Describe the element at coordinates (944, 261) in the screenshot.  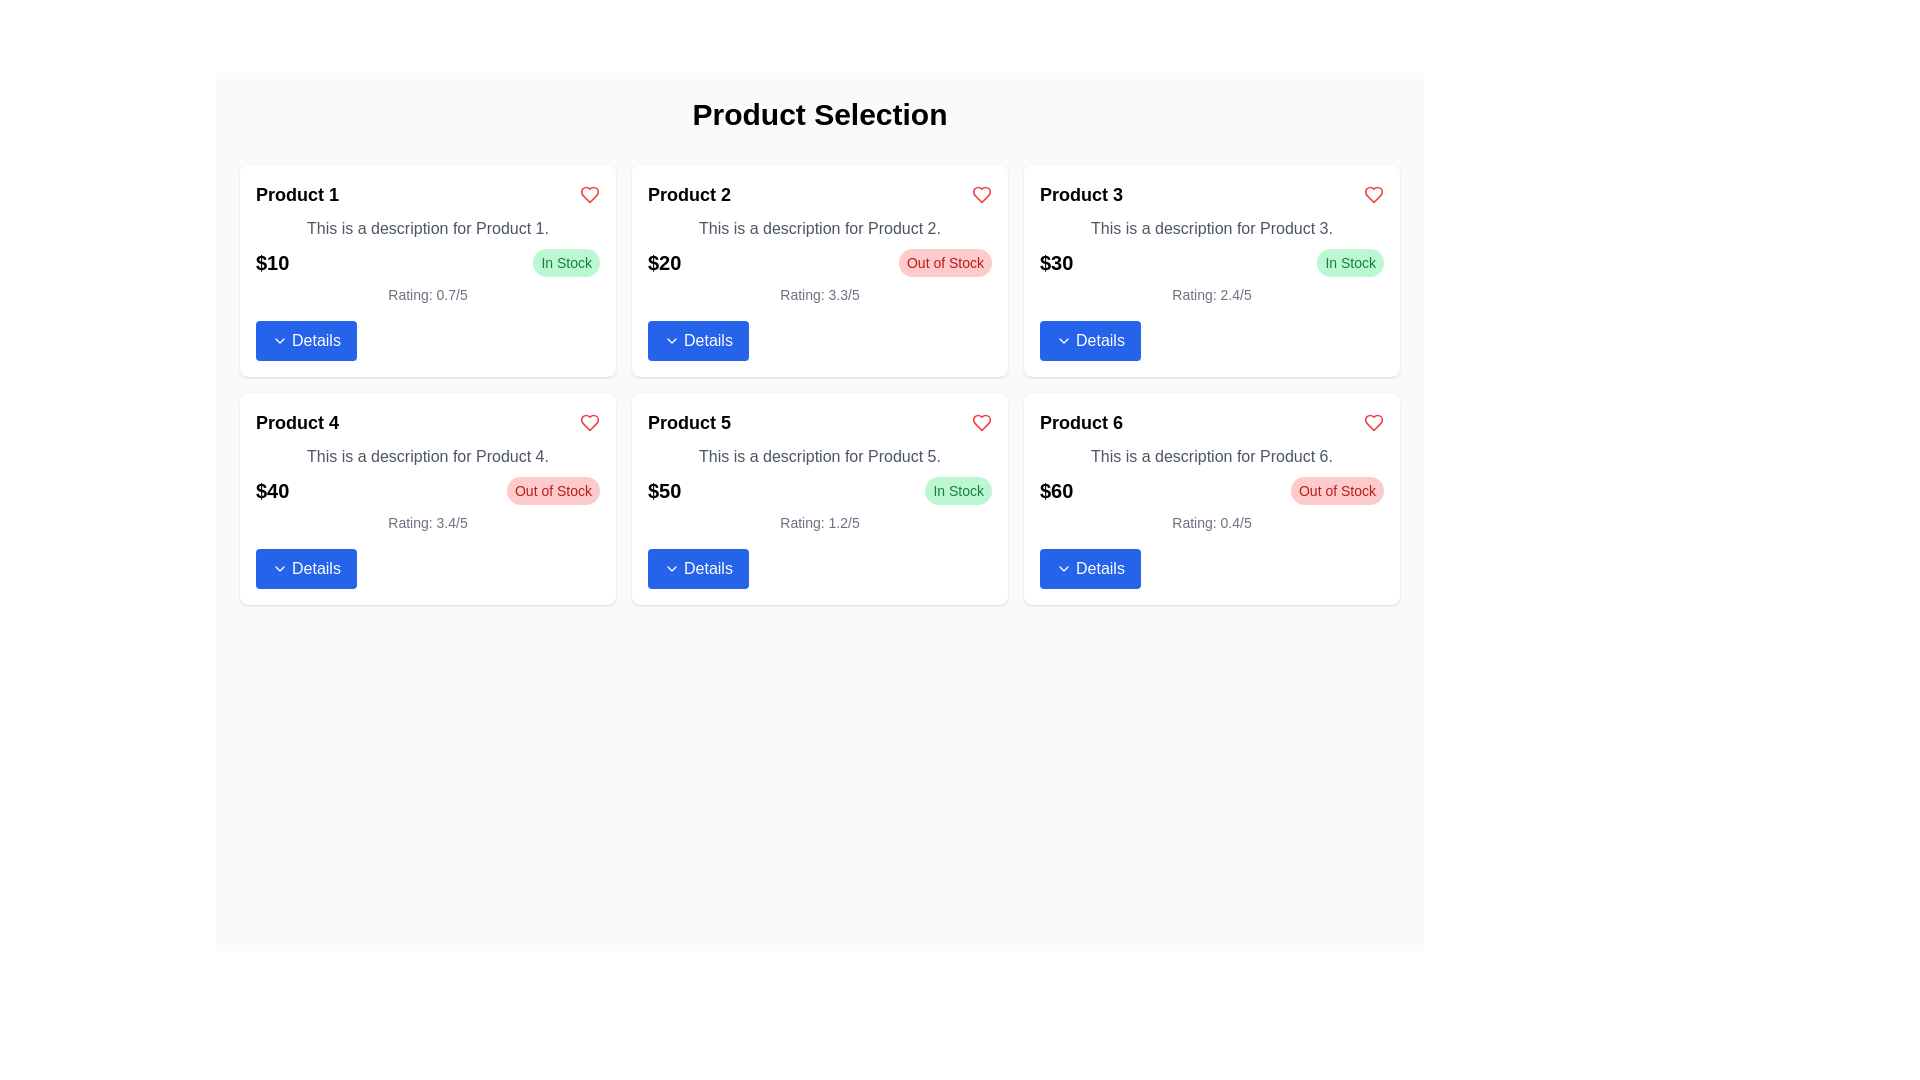
I see `the rounded rectangular label with a light red background and bold red text reading 'Out of Stock', located in the card for 'Product 2', which is in the upper row's second column, positioned to the right of the price label '$20'` at that location.